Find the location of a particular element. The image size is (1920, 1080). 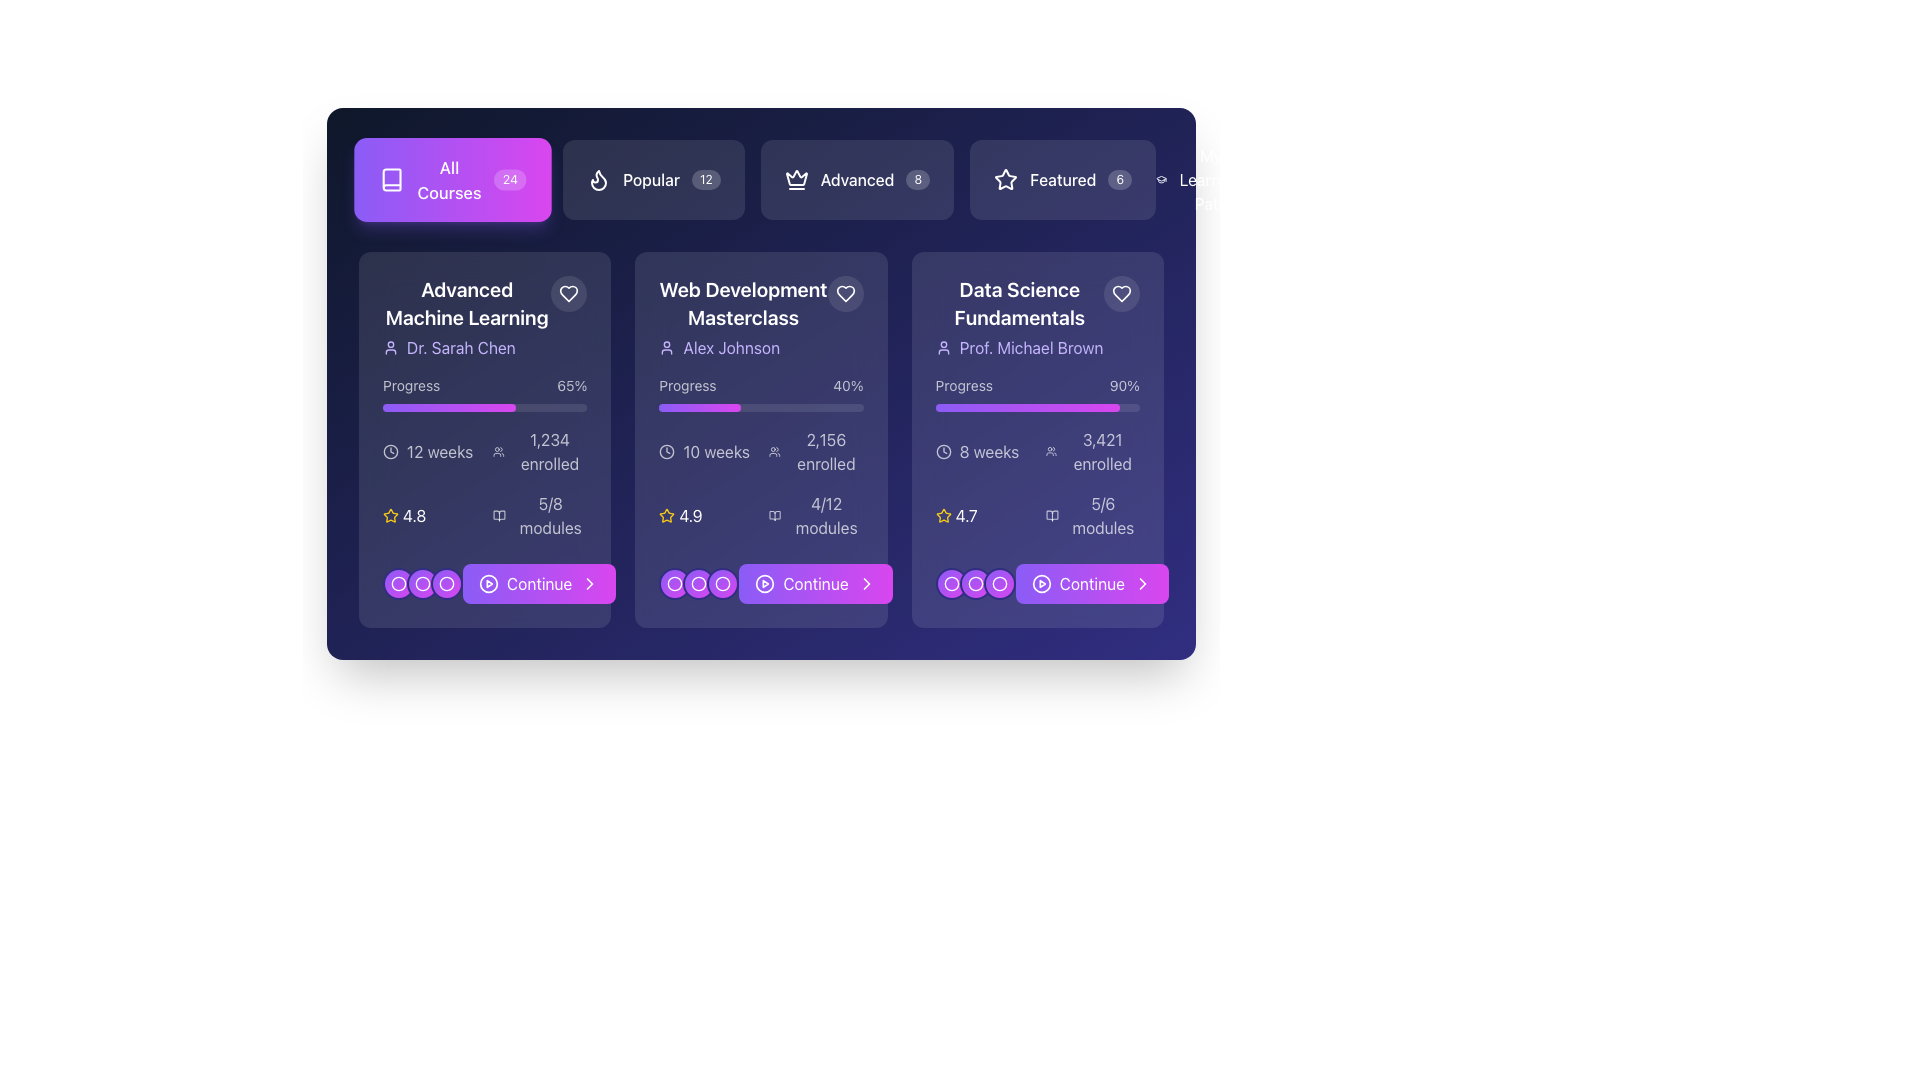

progress completion is located at coordinates (485, 407).